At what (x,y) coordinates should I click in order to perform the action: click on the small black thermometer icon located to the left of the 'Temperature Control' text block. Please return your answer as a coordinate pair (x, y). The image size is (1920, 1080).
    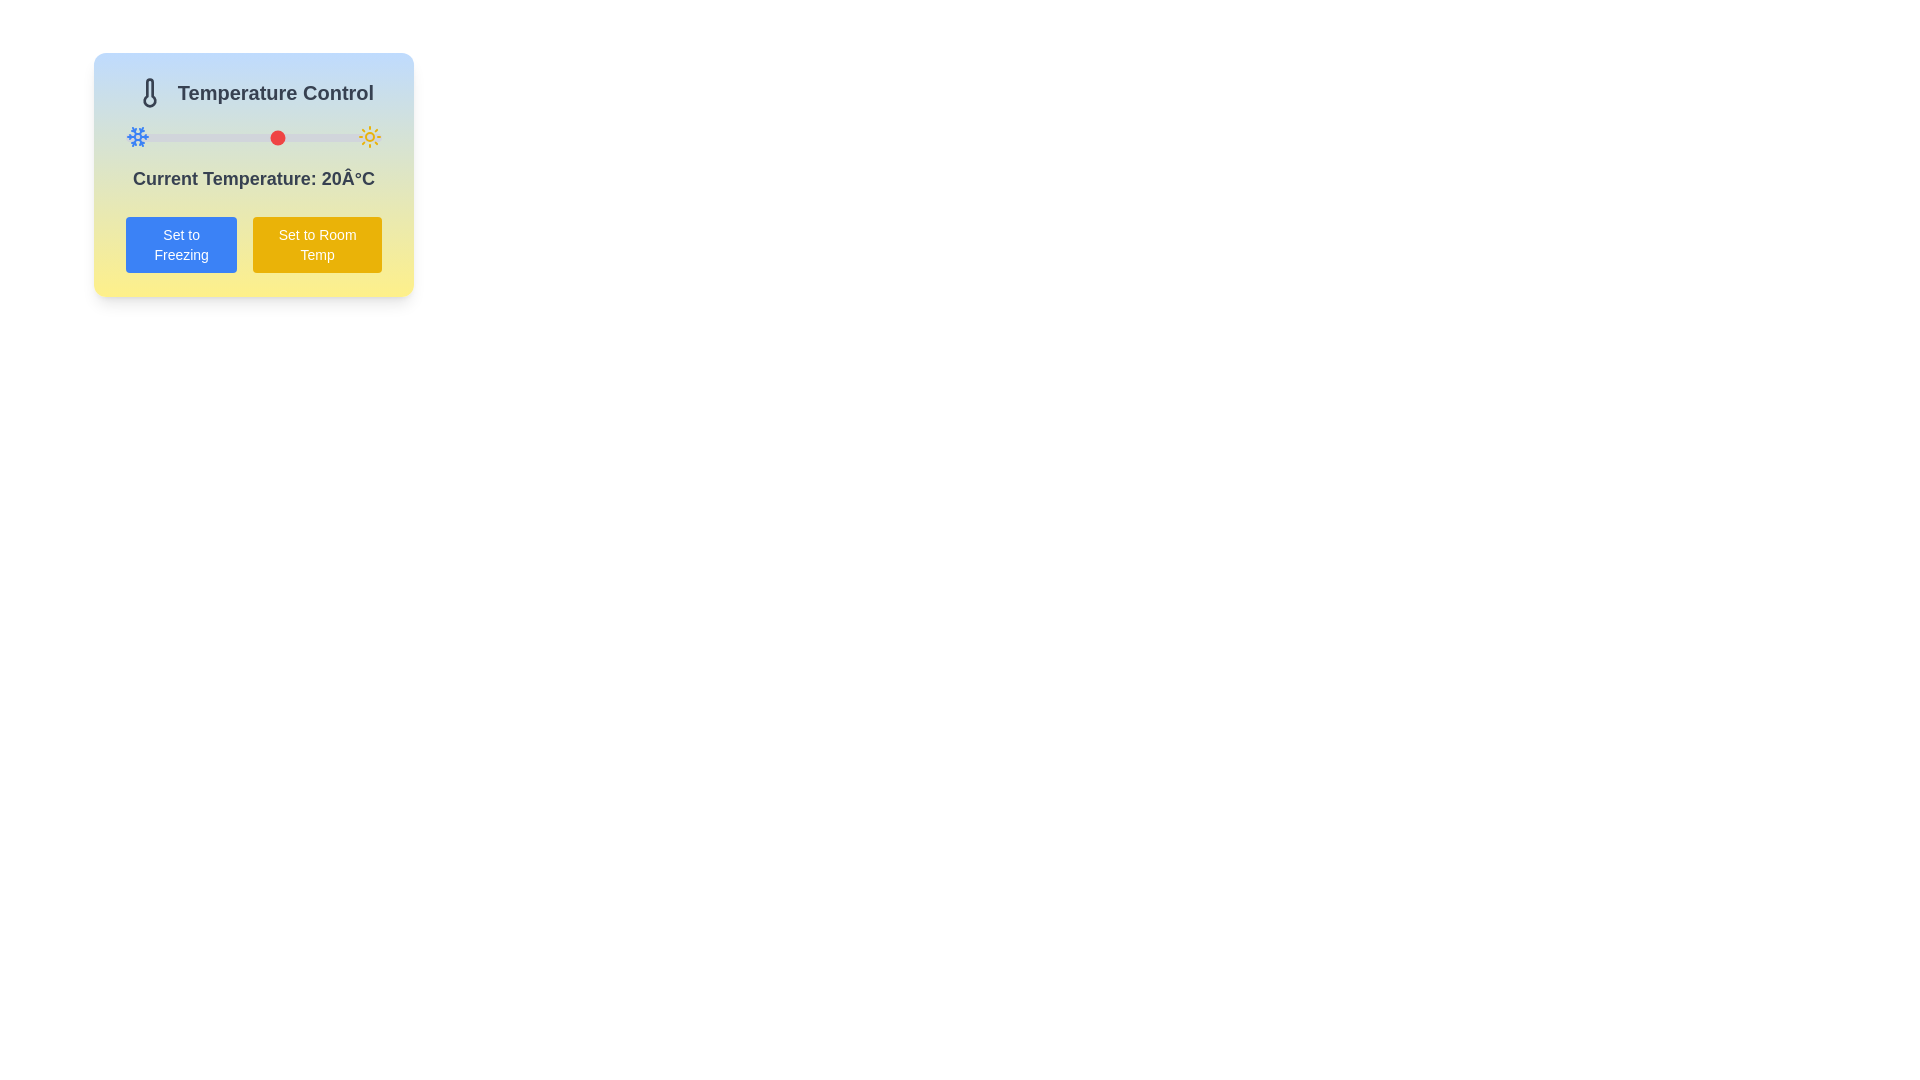
    Looking at the image, I should click on (148, 92).